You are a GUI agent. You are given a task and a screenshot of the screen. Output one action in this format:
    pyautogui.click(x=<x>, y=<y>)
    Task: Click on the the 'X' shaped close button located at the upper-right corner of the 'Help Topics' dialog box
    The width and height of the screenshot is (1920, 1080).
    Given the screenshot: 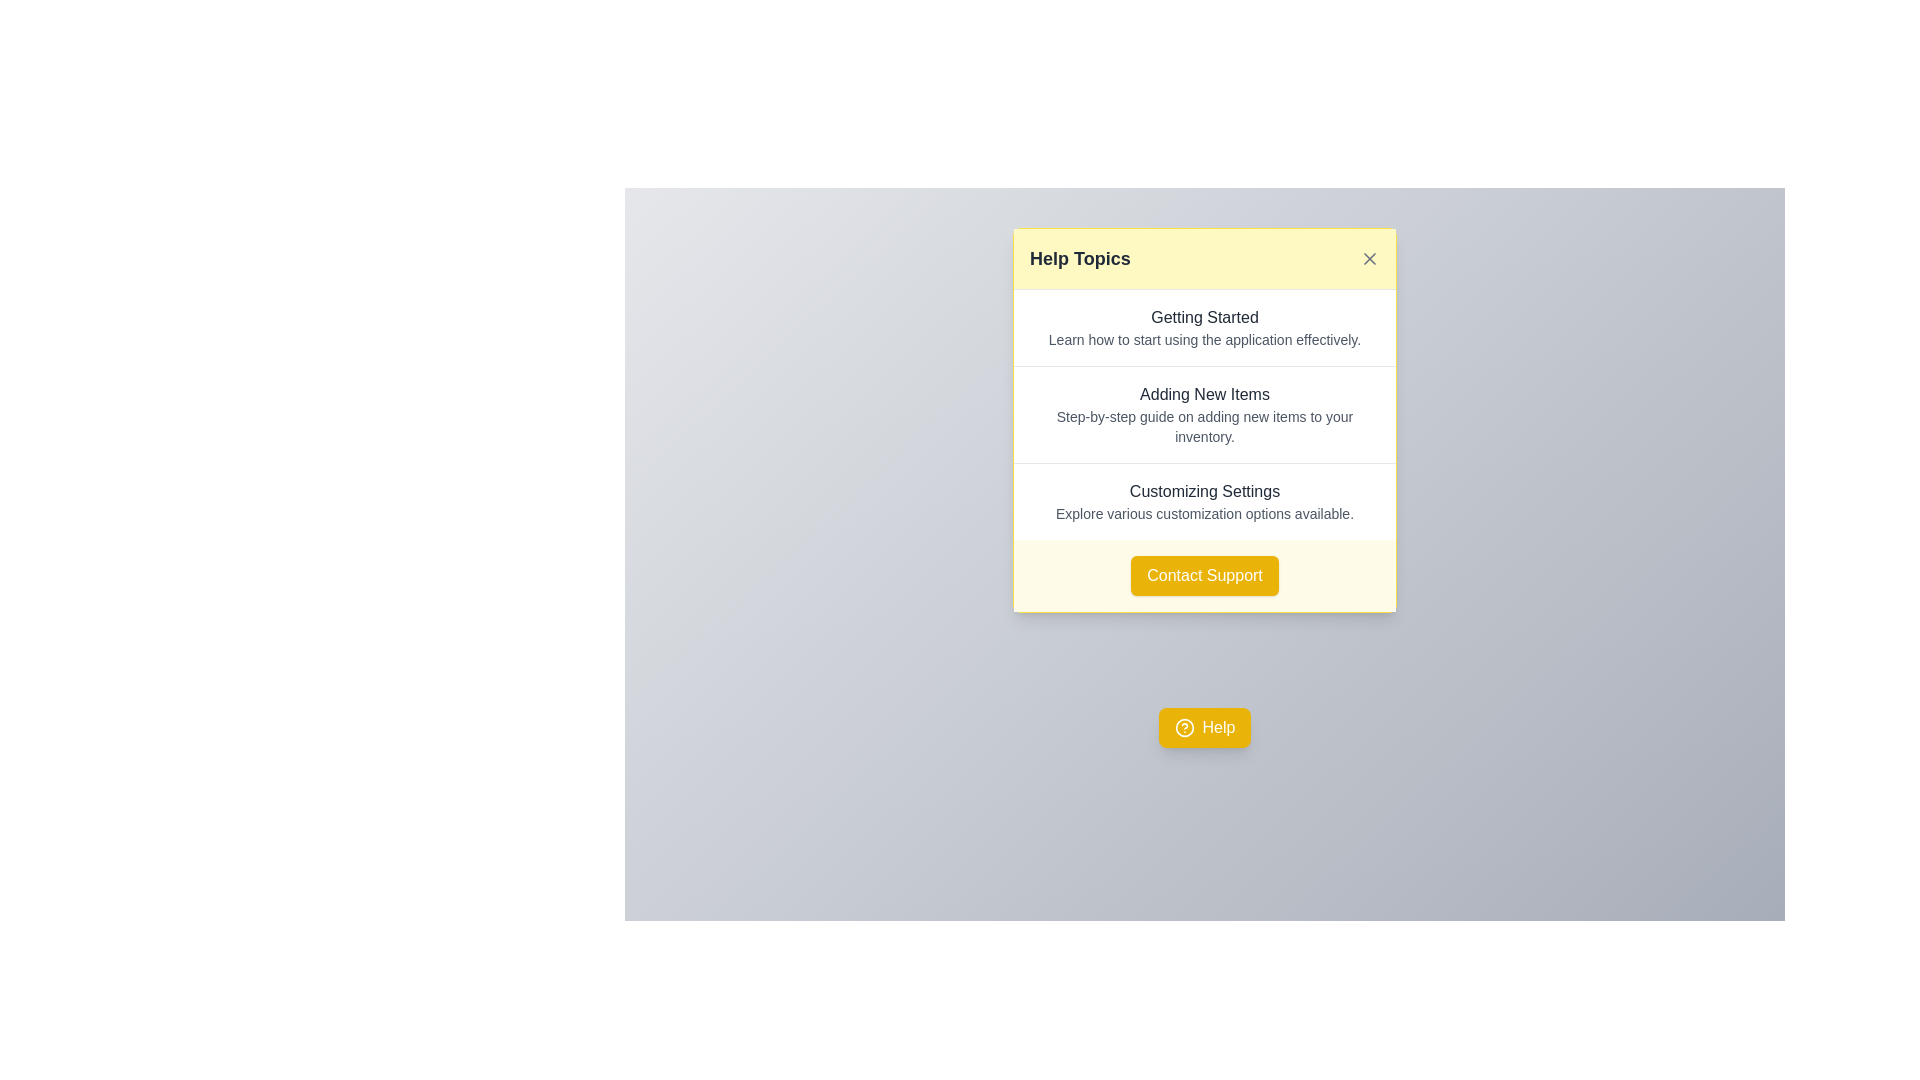 What is the action you would take?
    pyautogui.click(x=1368, y=257)
    